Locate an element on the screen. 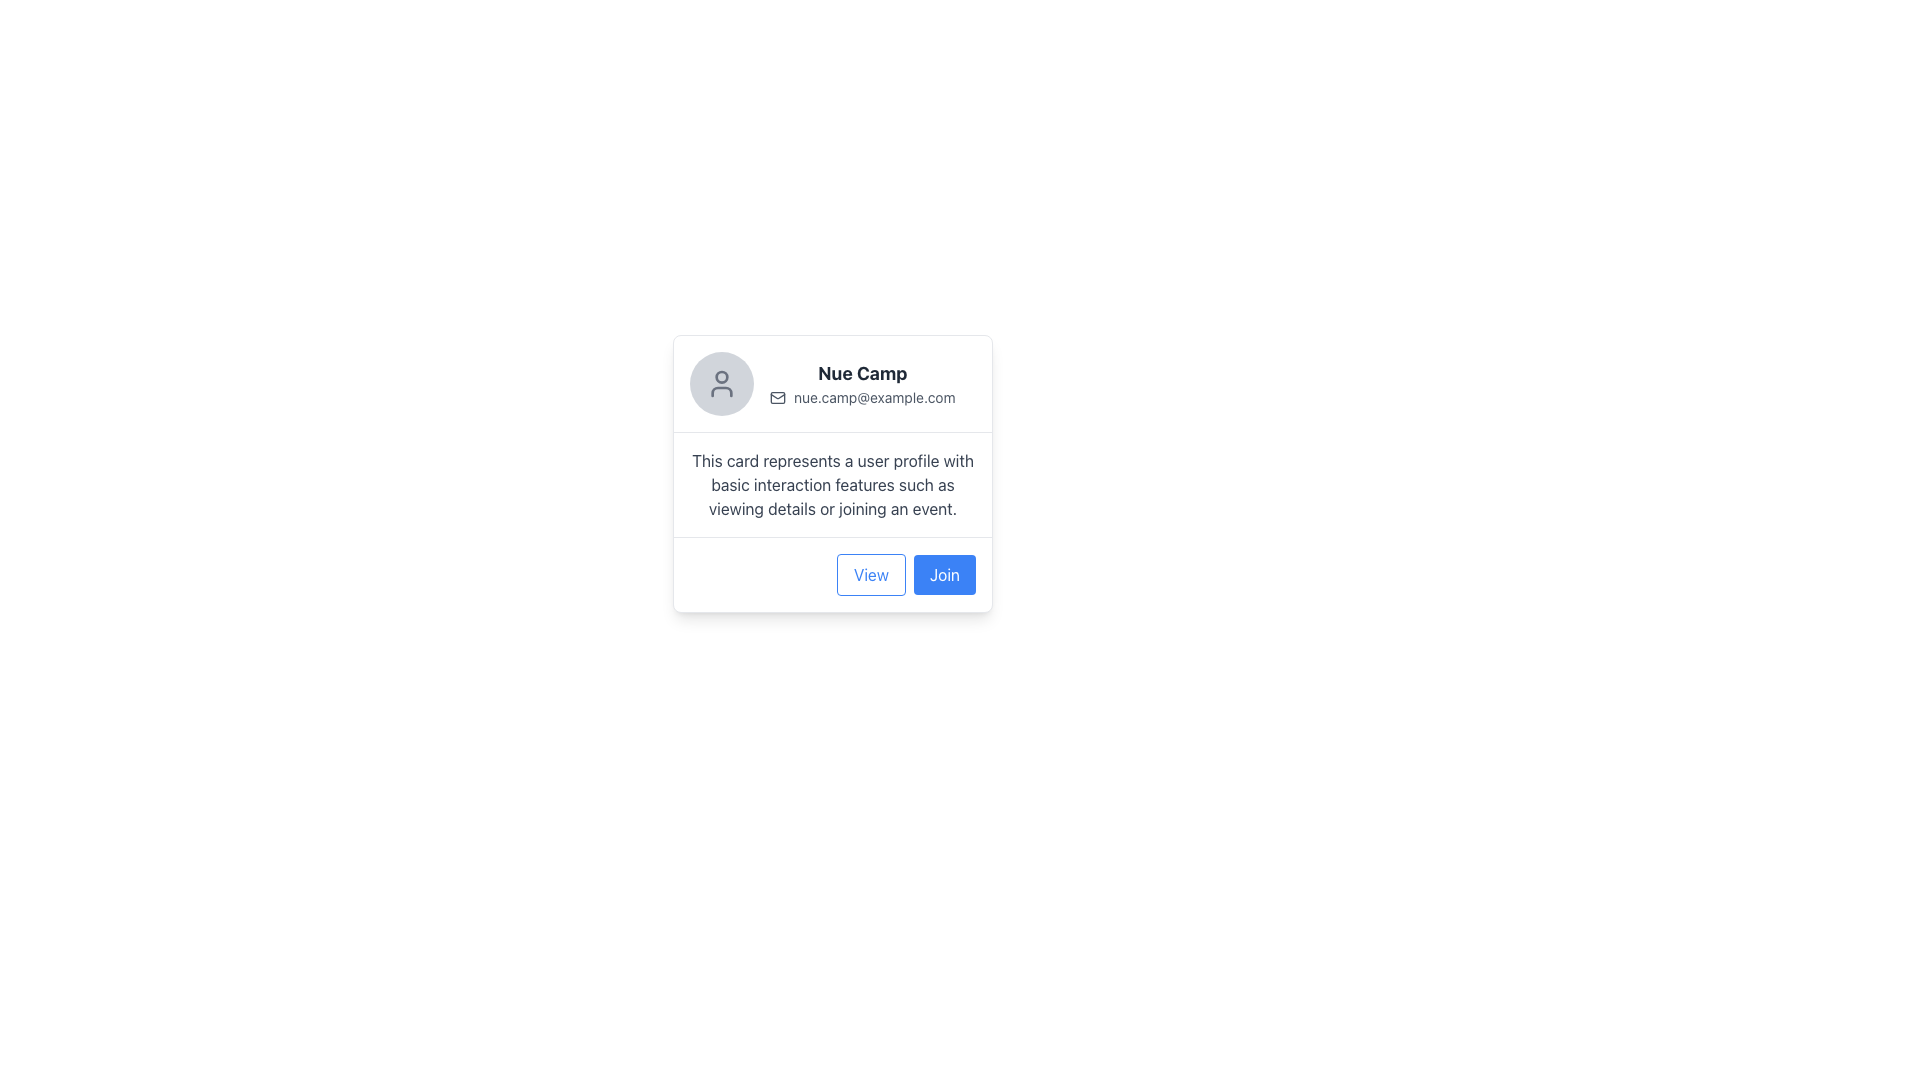  the user profile icon, which is a minimalist outline of a head and shoulders enclosed in a circular gray background, located in the top-left section of a card layout is located at coordinates (720, 384).